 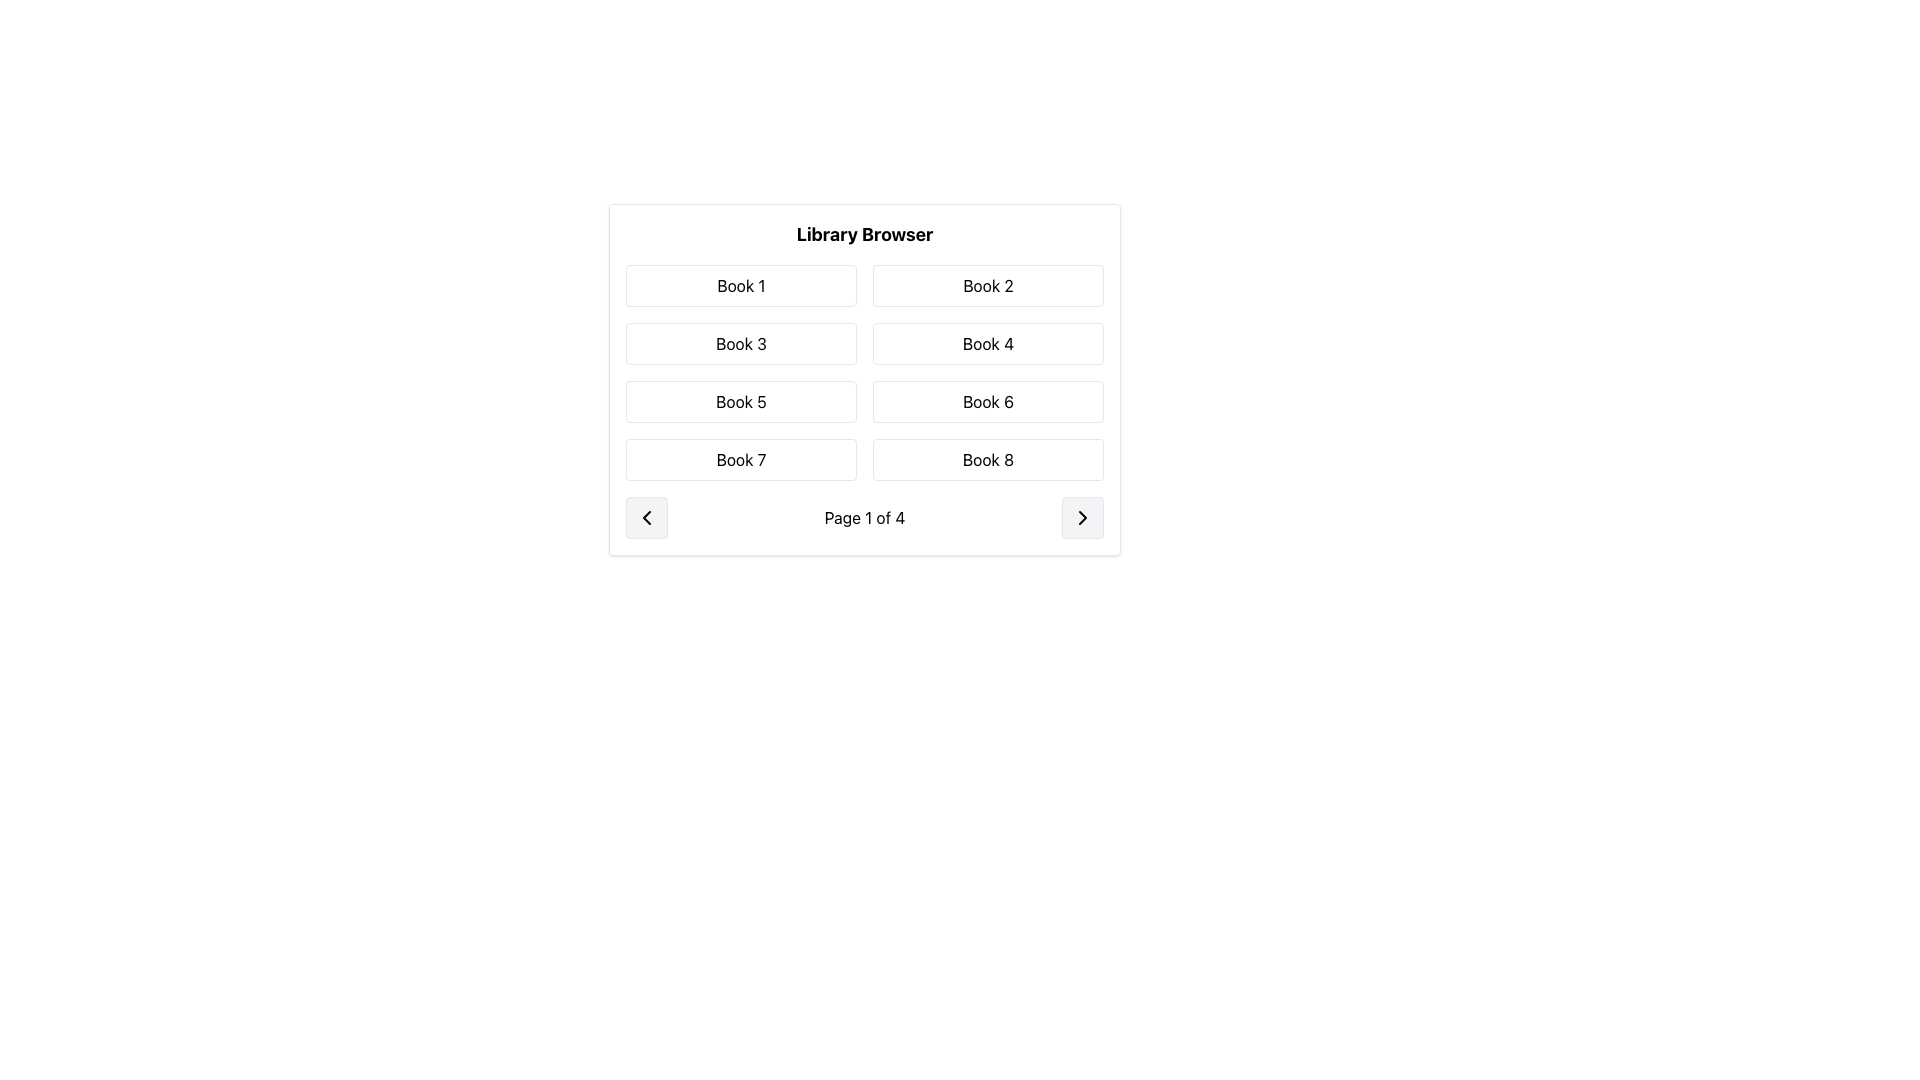 I want to click on the 'Book 5' button located in the Library Browser grid, positioned in the third row and first column, so click(x=740, y=401).